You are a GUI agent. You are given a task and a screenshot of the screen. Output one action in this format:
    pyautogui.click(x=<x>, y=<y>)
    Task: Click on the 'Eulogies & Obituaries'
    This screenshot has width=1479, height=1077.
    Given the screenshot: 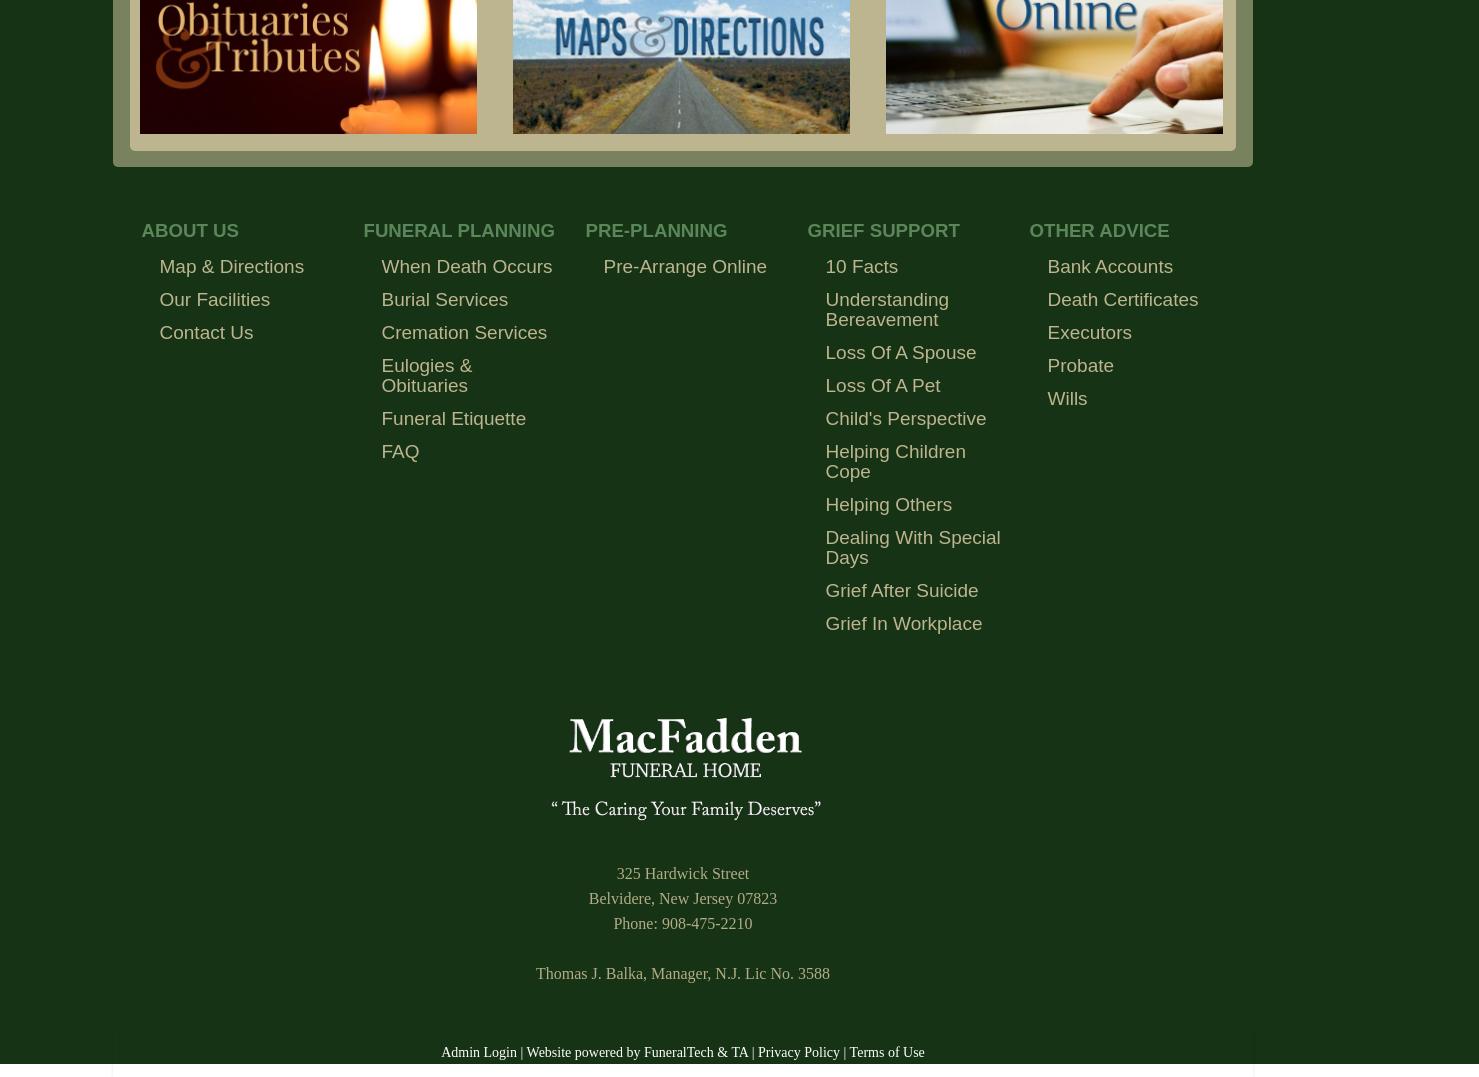 What is the action you would take?
    pyautogui.click(x=426, y=374)
    